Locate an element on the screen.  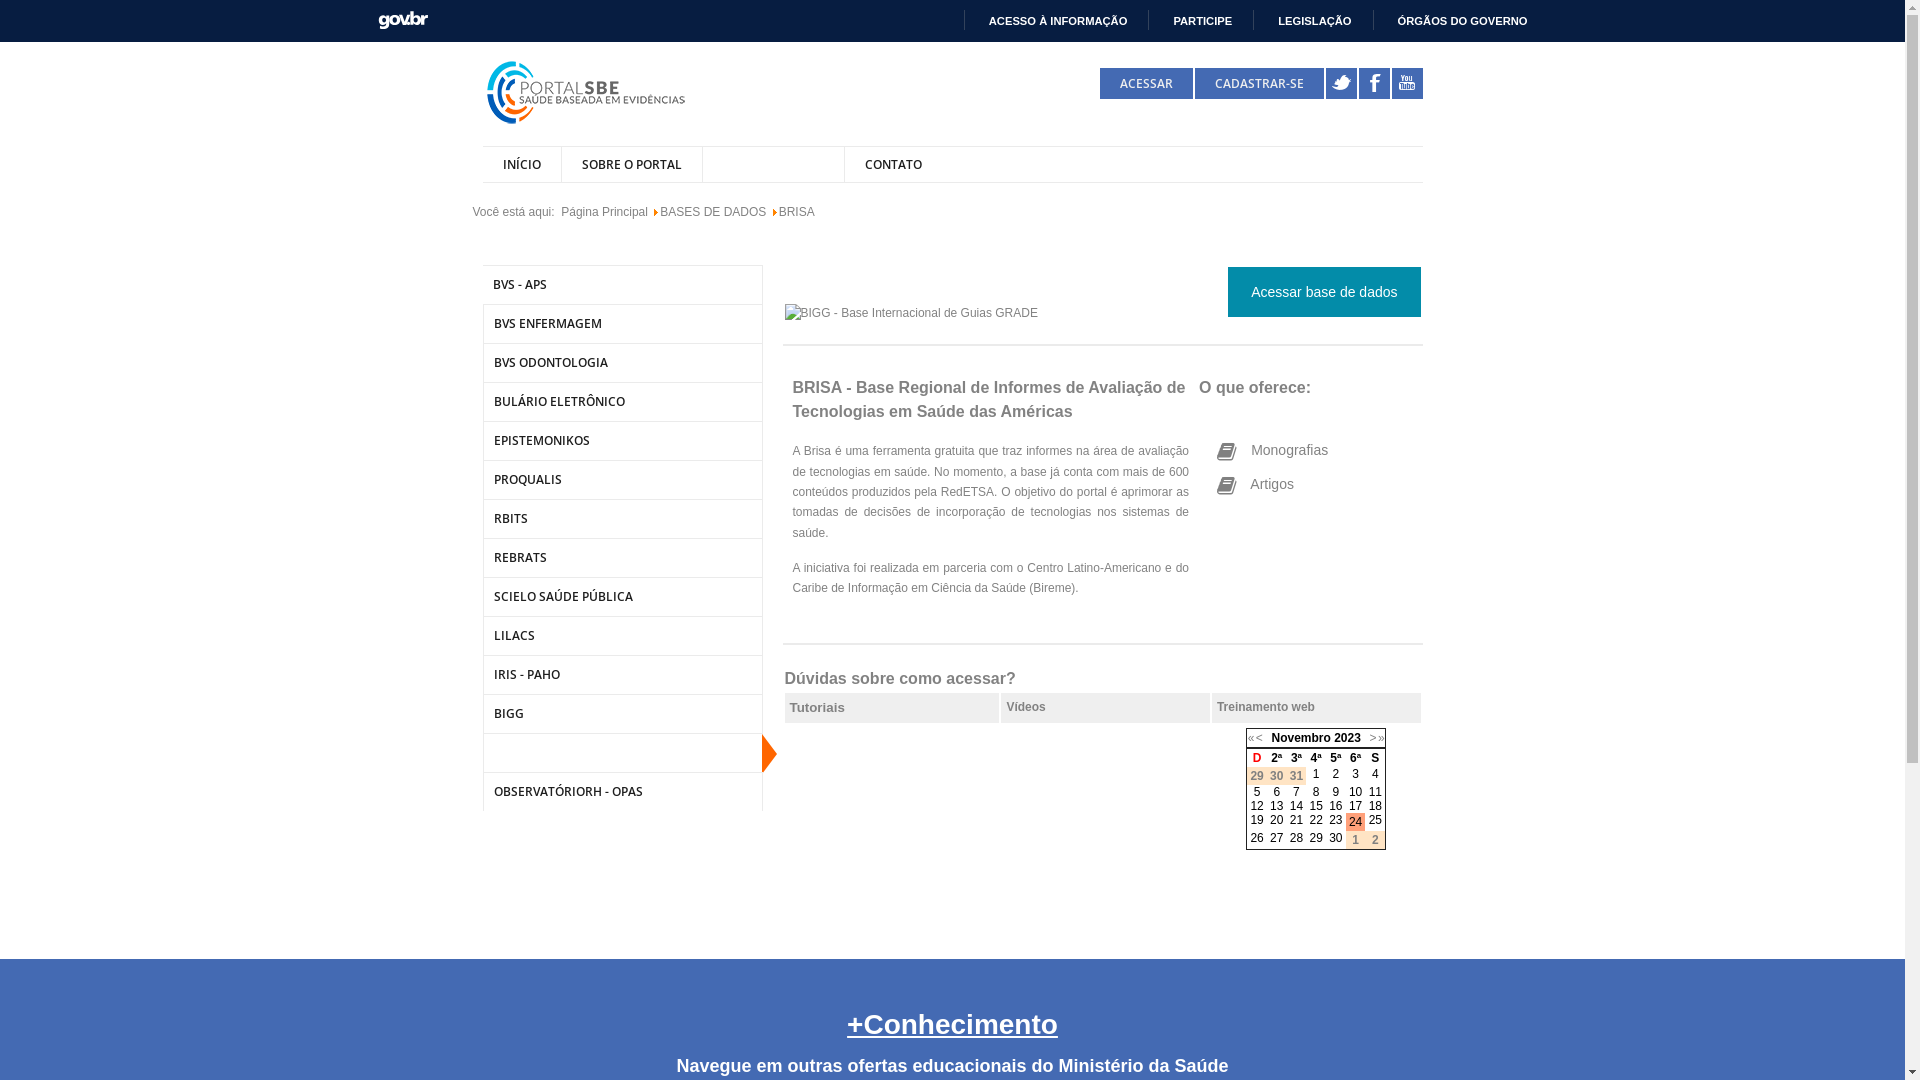
'REBRATS' is located at coordinates (621, 557).